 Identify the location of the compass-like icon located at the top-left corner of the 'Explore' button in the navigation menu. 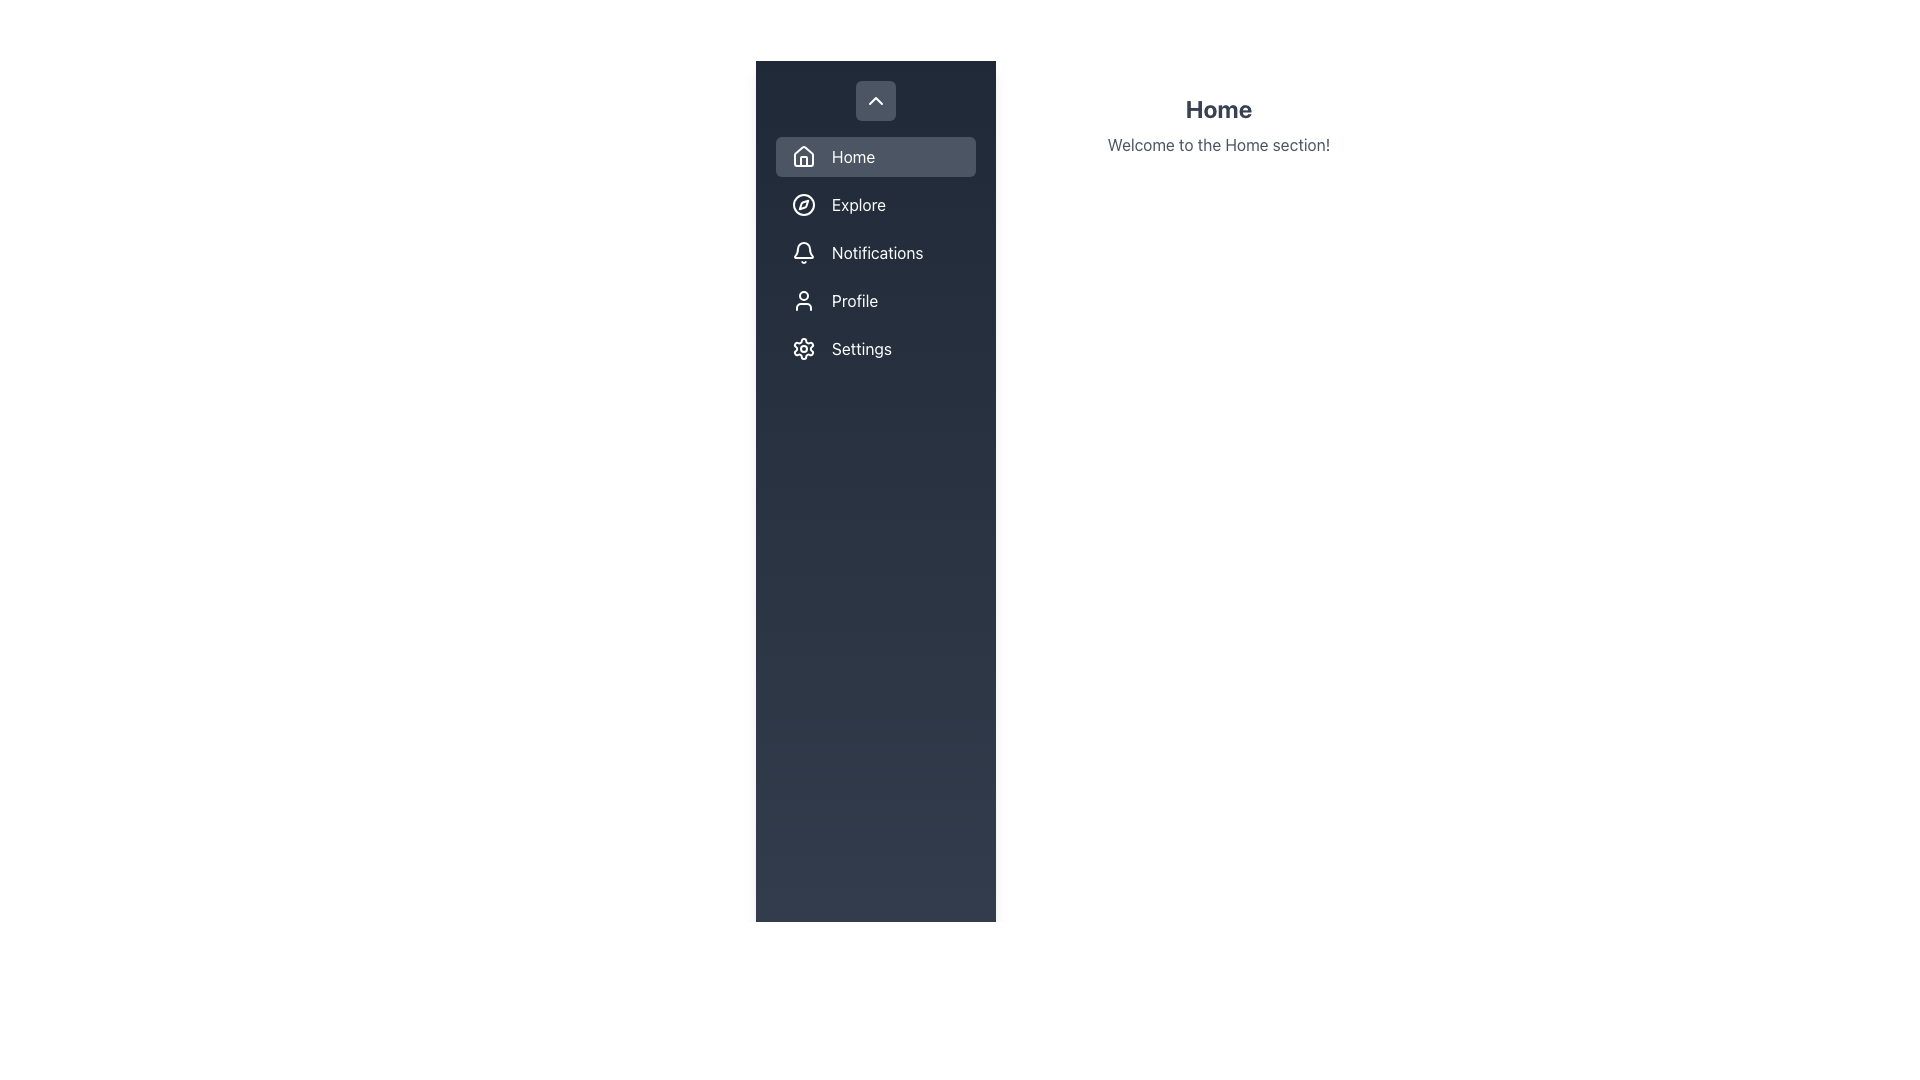
(804, 204).